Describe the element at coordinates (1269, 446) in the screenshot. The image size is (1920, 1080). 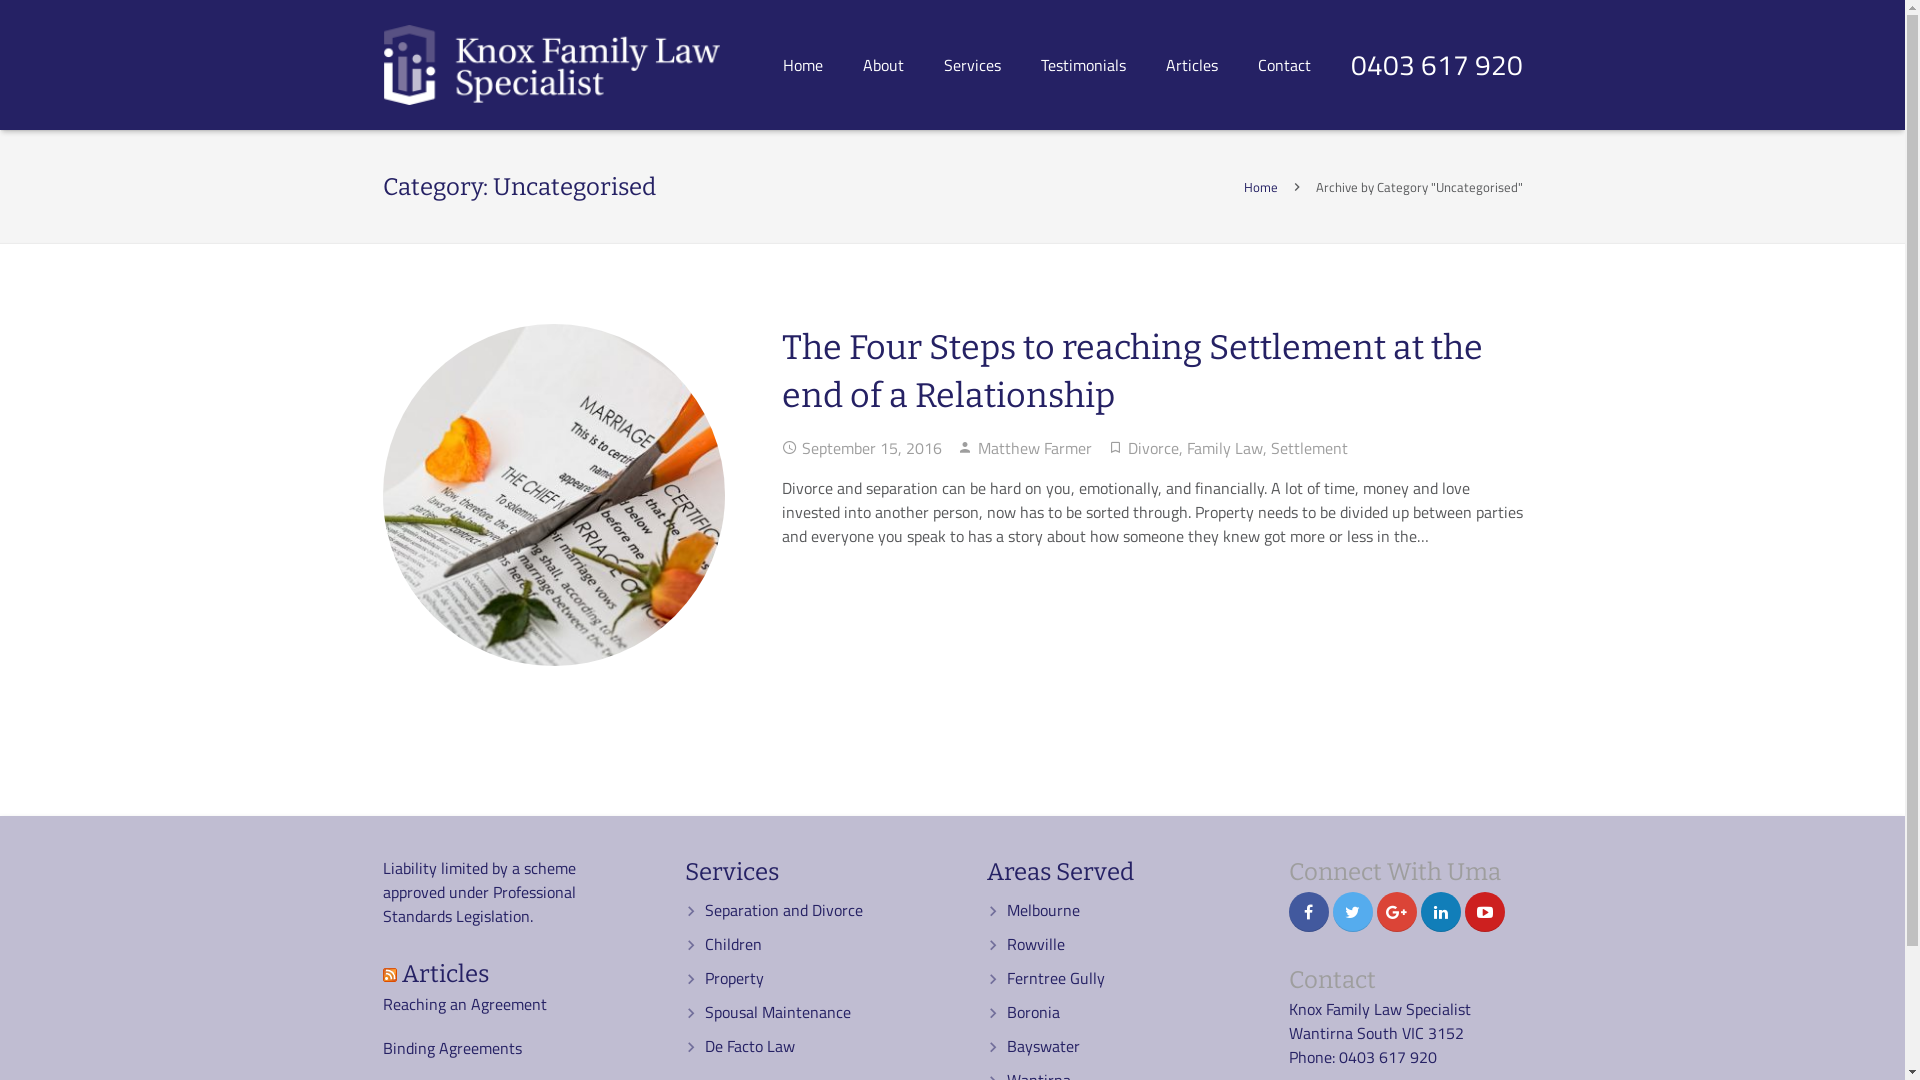
I see `'Settlement'` at that location.